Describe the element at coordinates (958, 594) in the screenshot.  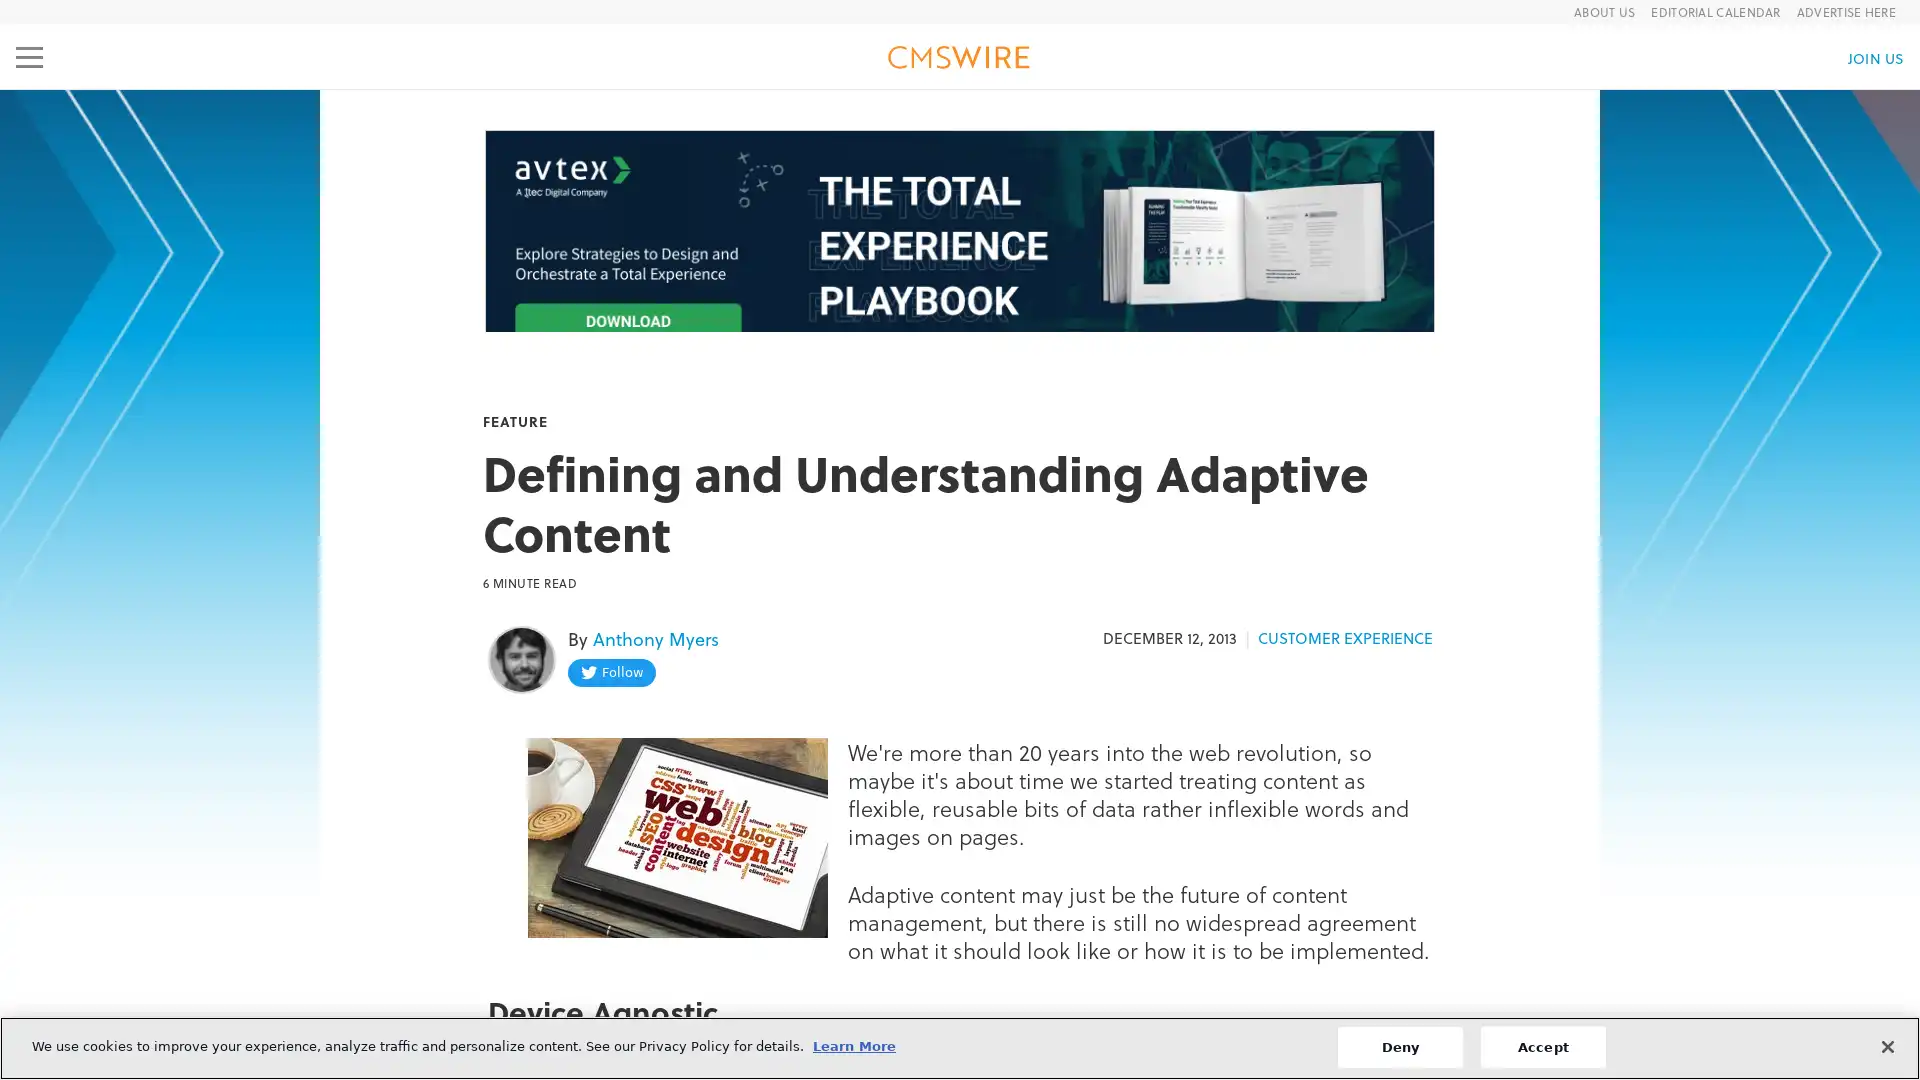
I see `Join the Community` at that location.